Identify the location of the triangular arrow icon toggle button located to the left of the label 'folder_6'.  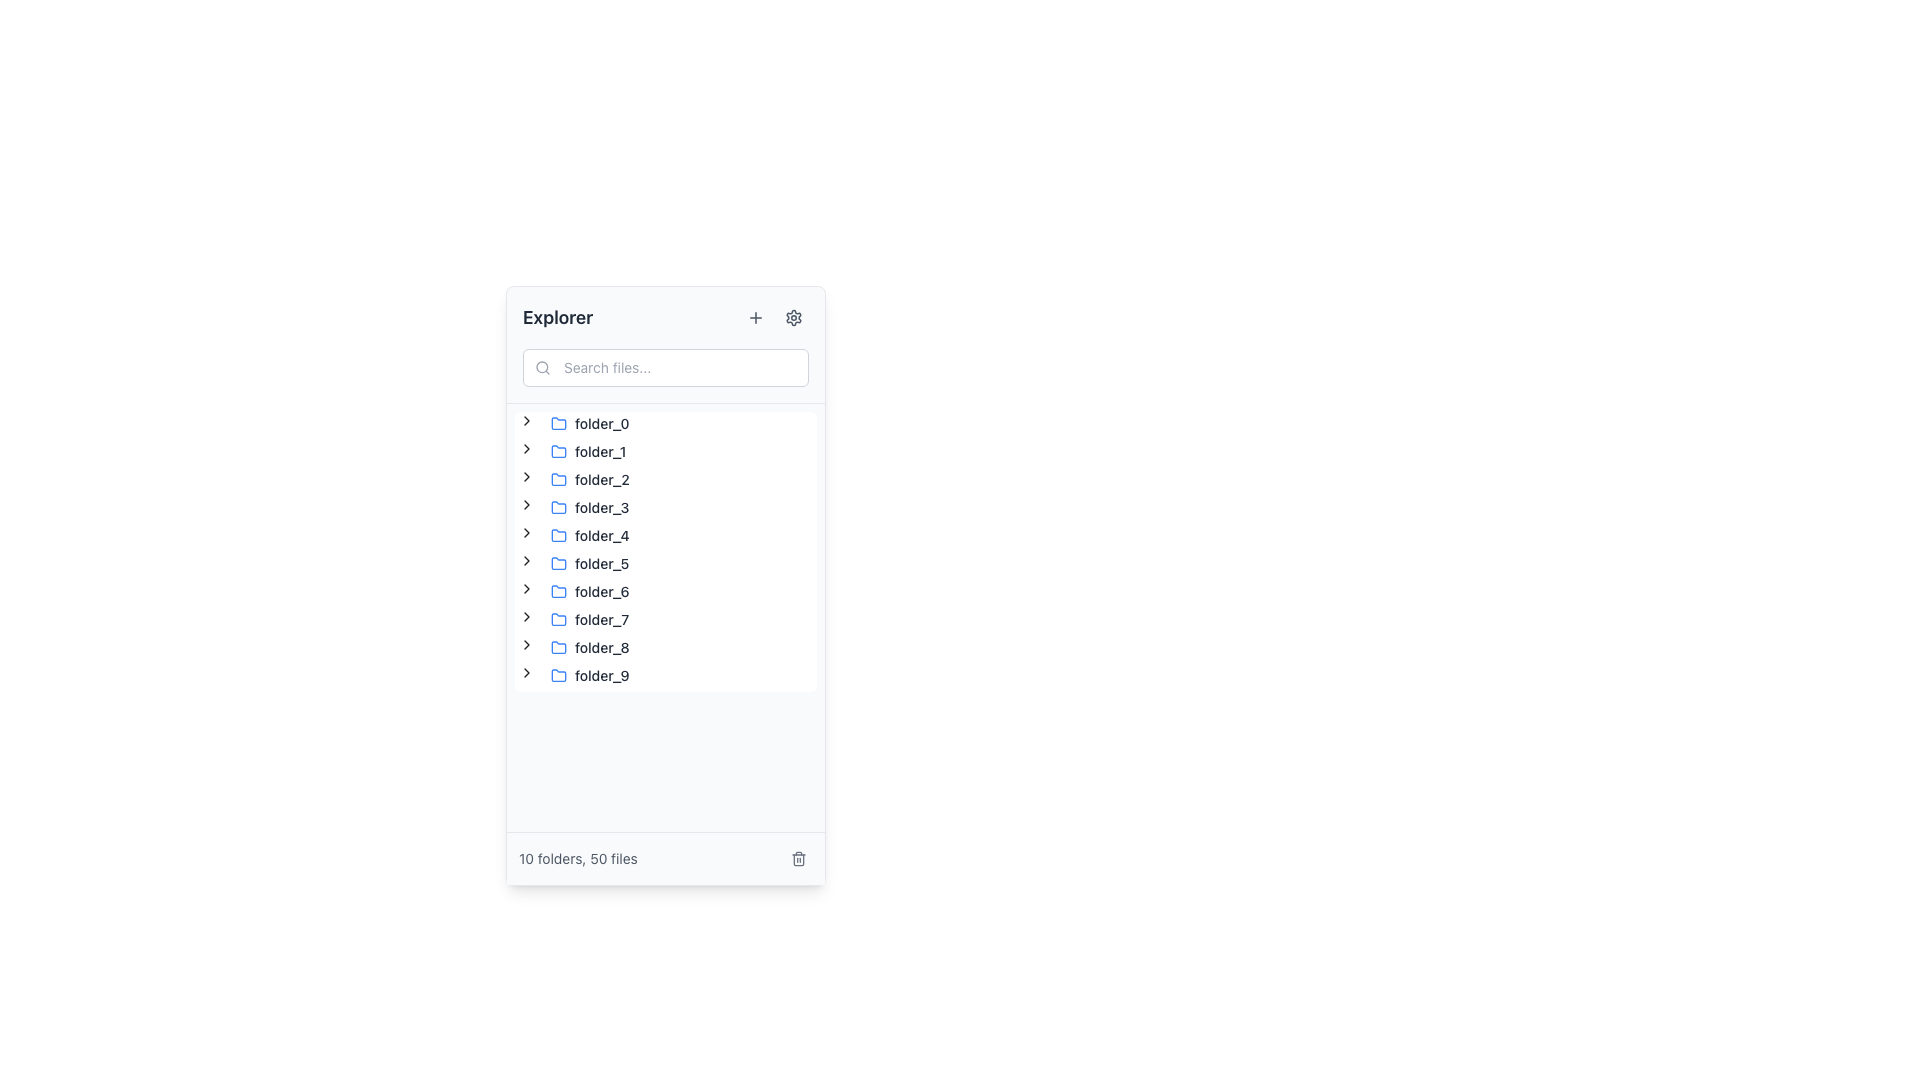
(527, 590).